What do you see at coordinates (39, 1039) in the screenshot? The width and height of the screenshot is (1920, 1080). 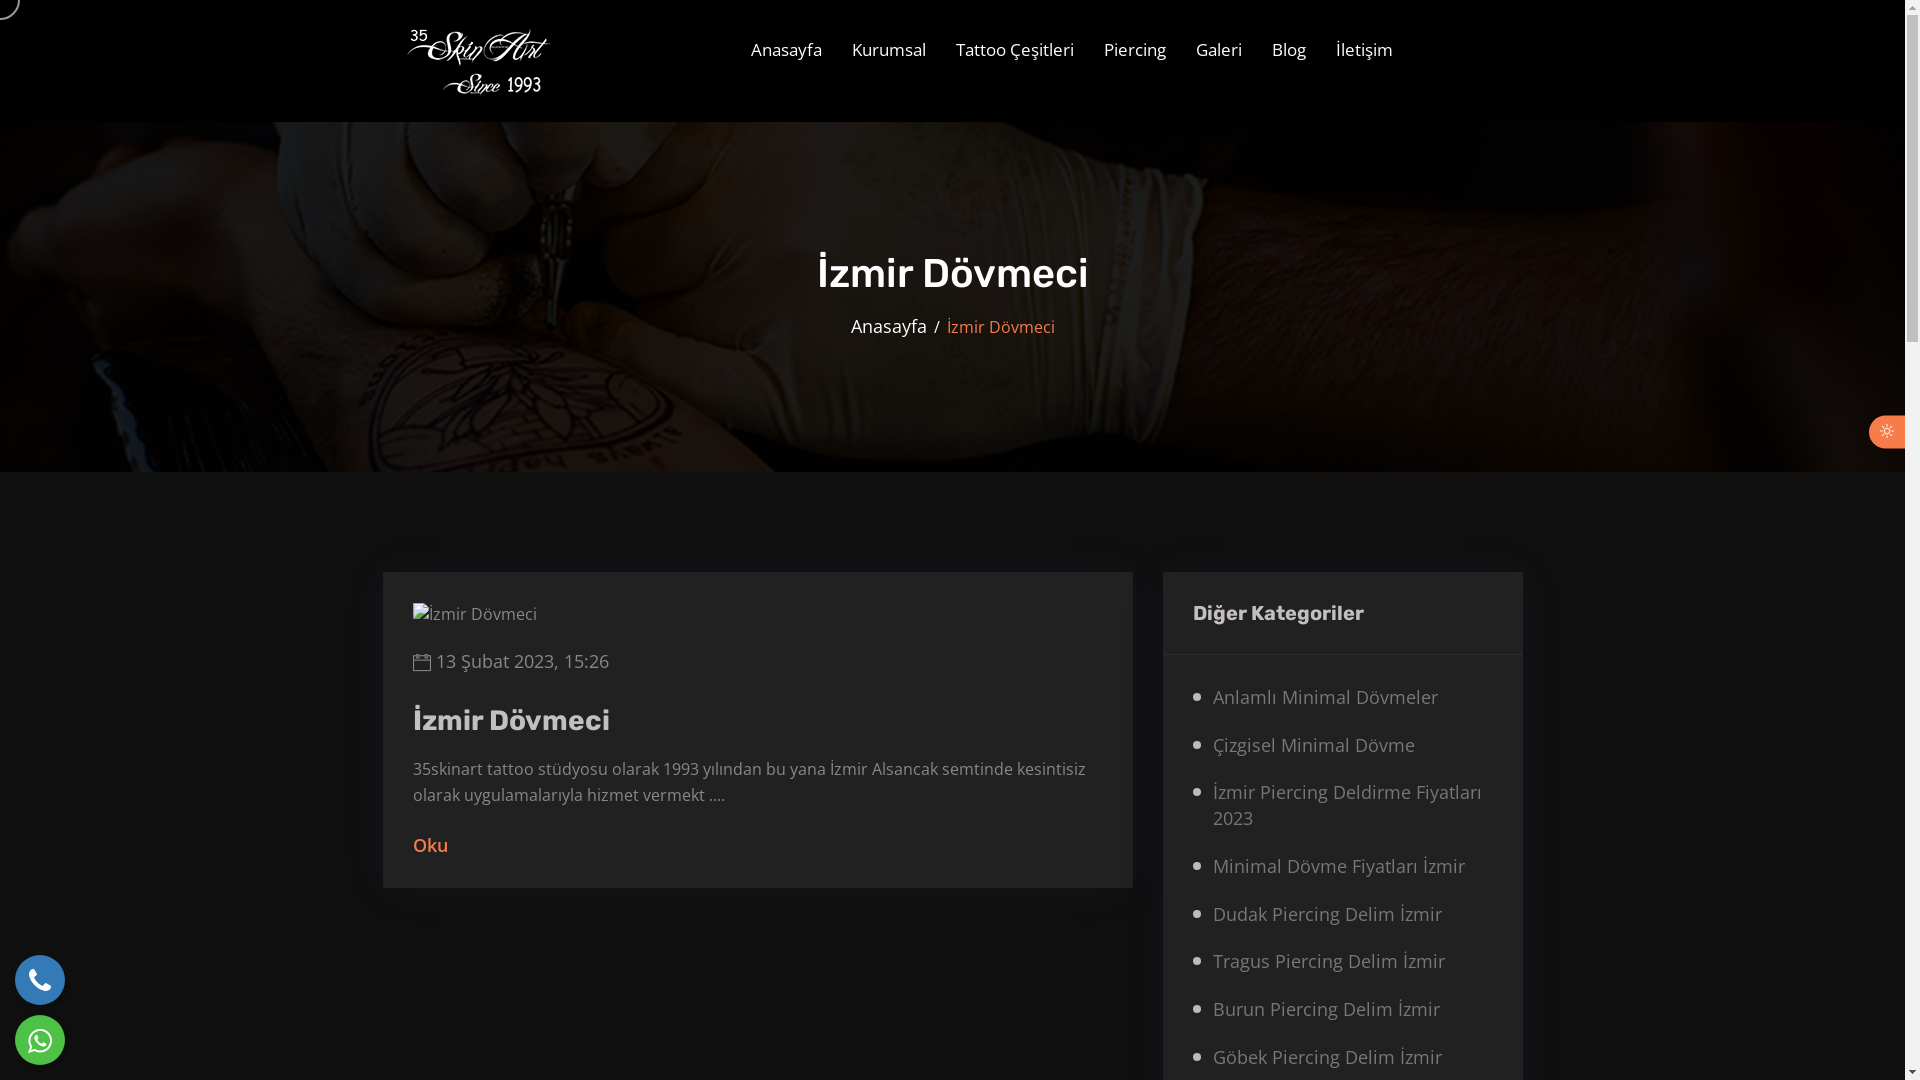 I see `'WhatsApp'` at bounding box center [39, 1039].